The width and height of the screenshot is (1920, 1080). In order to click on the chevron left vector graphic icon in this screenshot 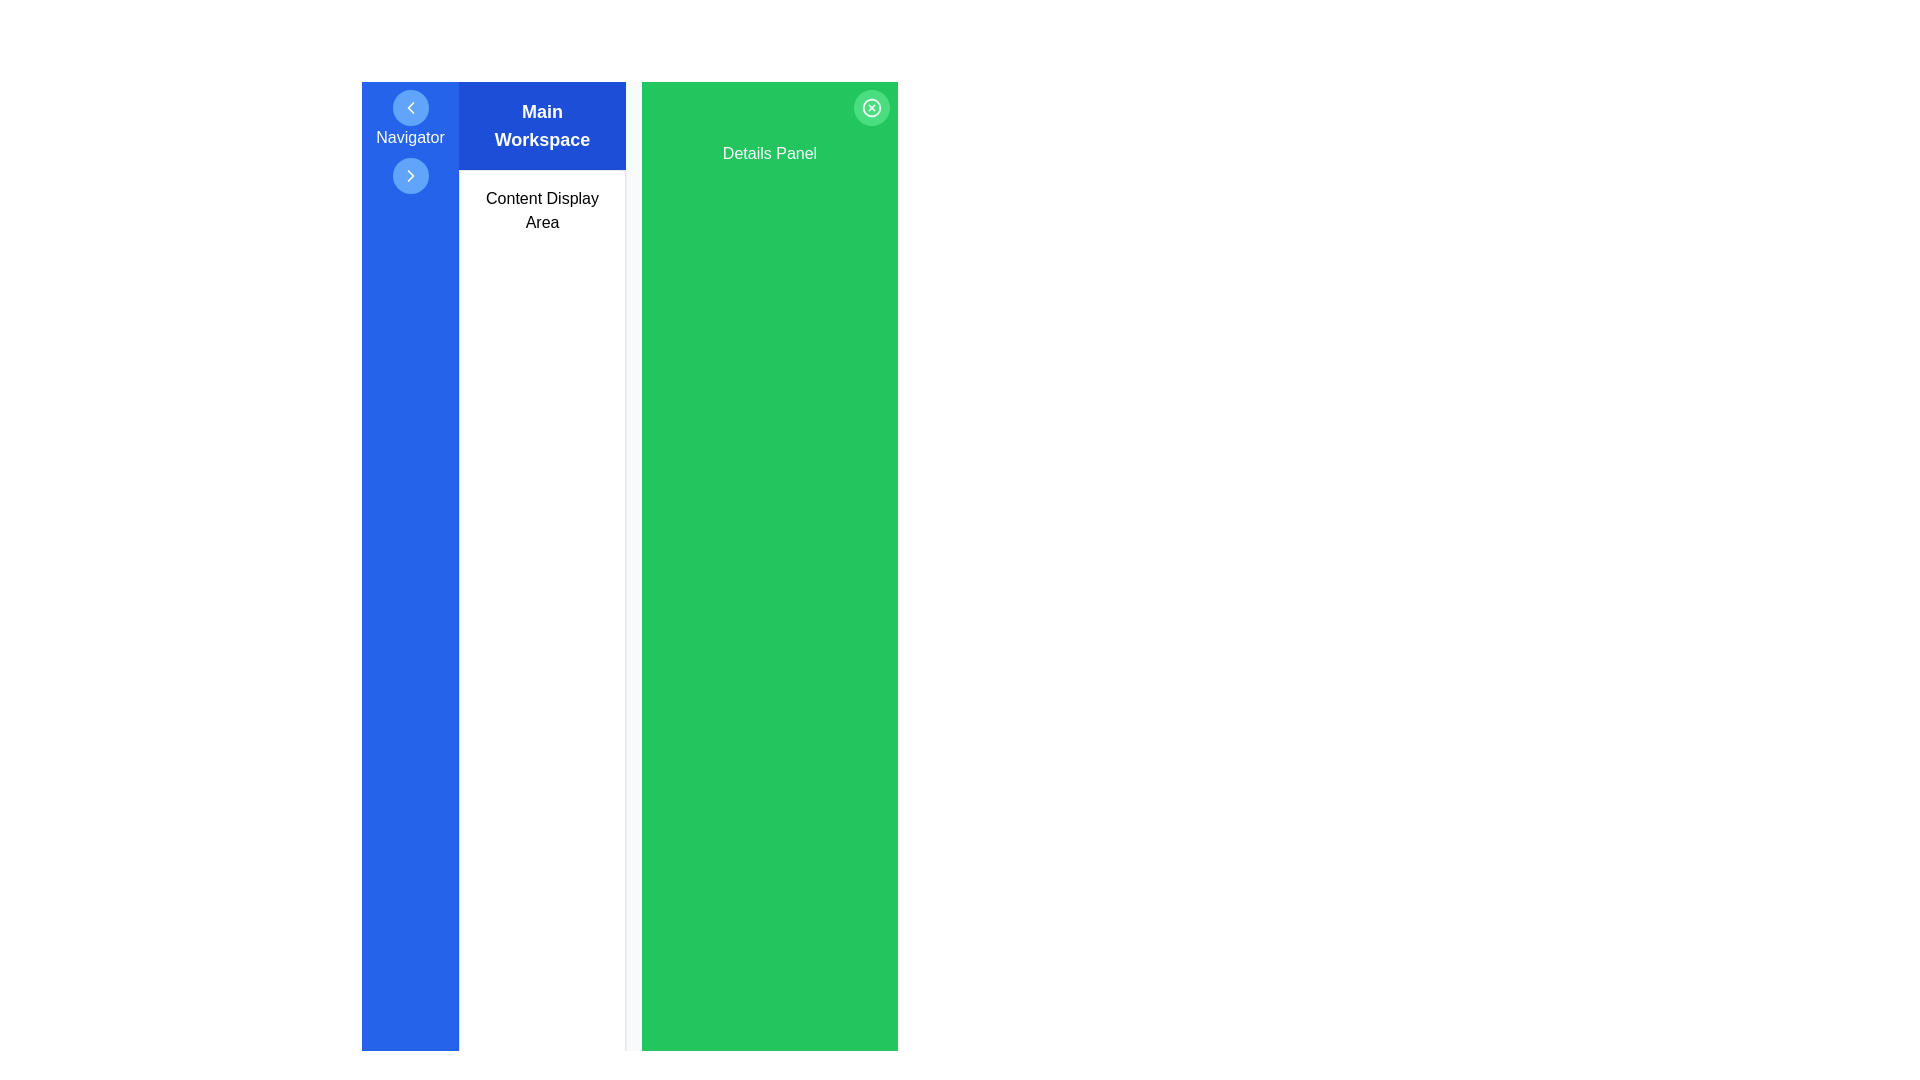, I will do `click(409, 108)`.